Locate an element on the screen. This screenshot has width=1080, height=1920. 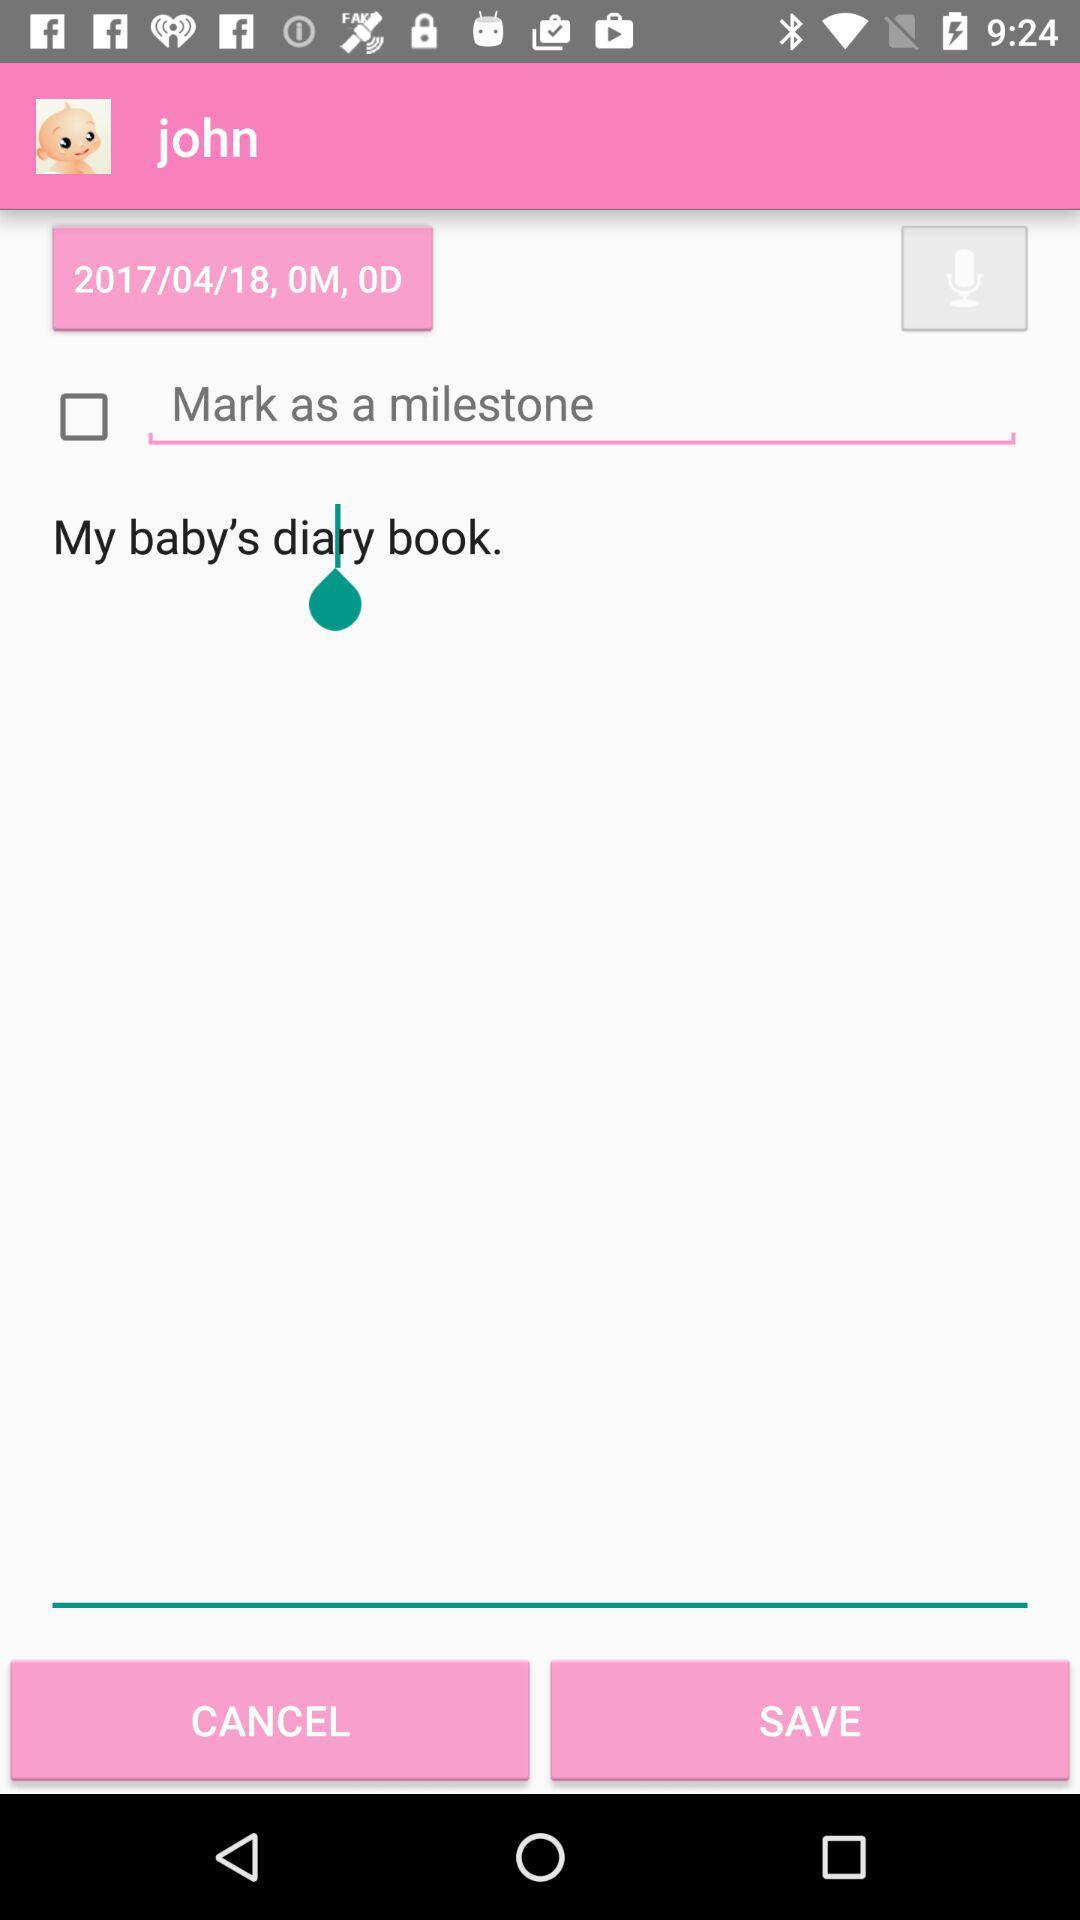
2017 04 18 icon is located at coordinates (241, 277).